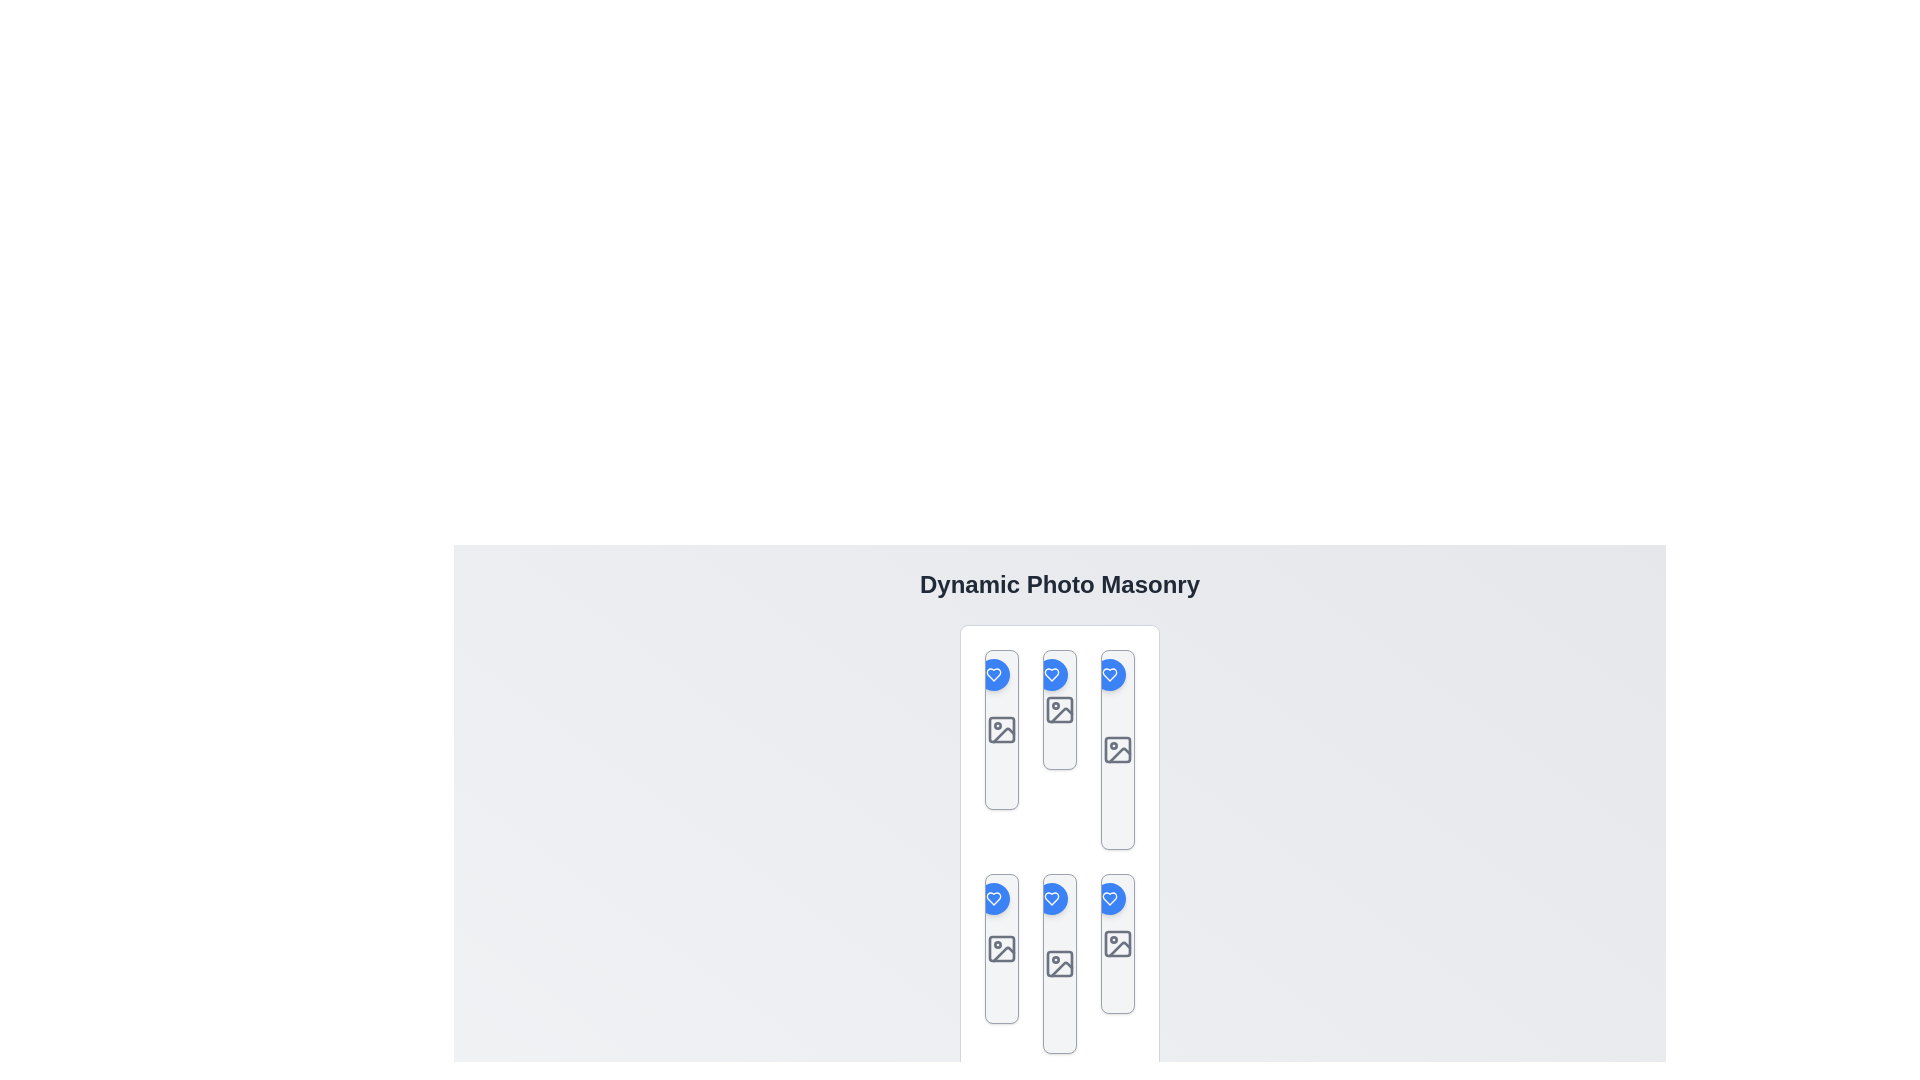 The image size is (1920, 1080). Describe the element at coordinates (1050, 897) in the screenshot. I see `the blue heart-shaped icon located in the middle row of the second column in a three-column grid` at that location.